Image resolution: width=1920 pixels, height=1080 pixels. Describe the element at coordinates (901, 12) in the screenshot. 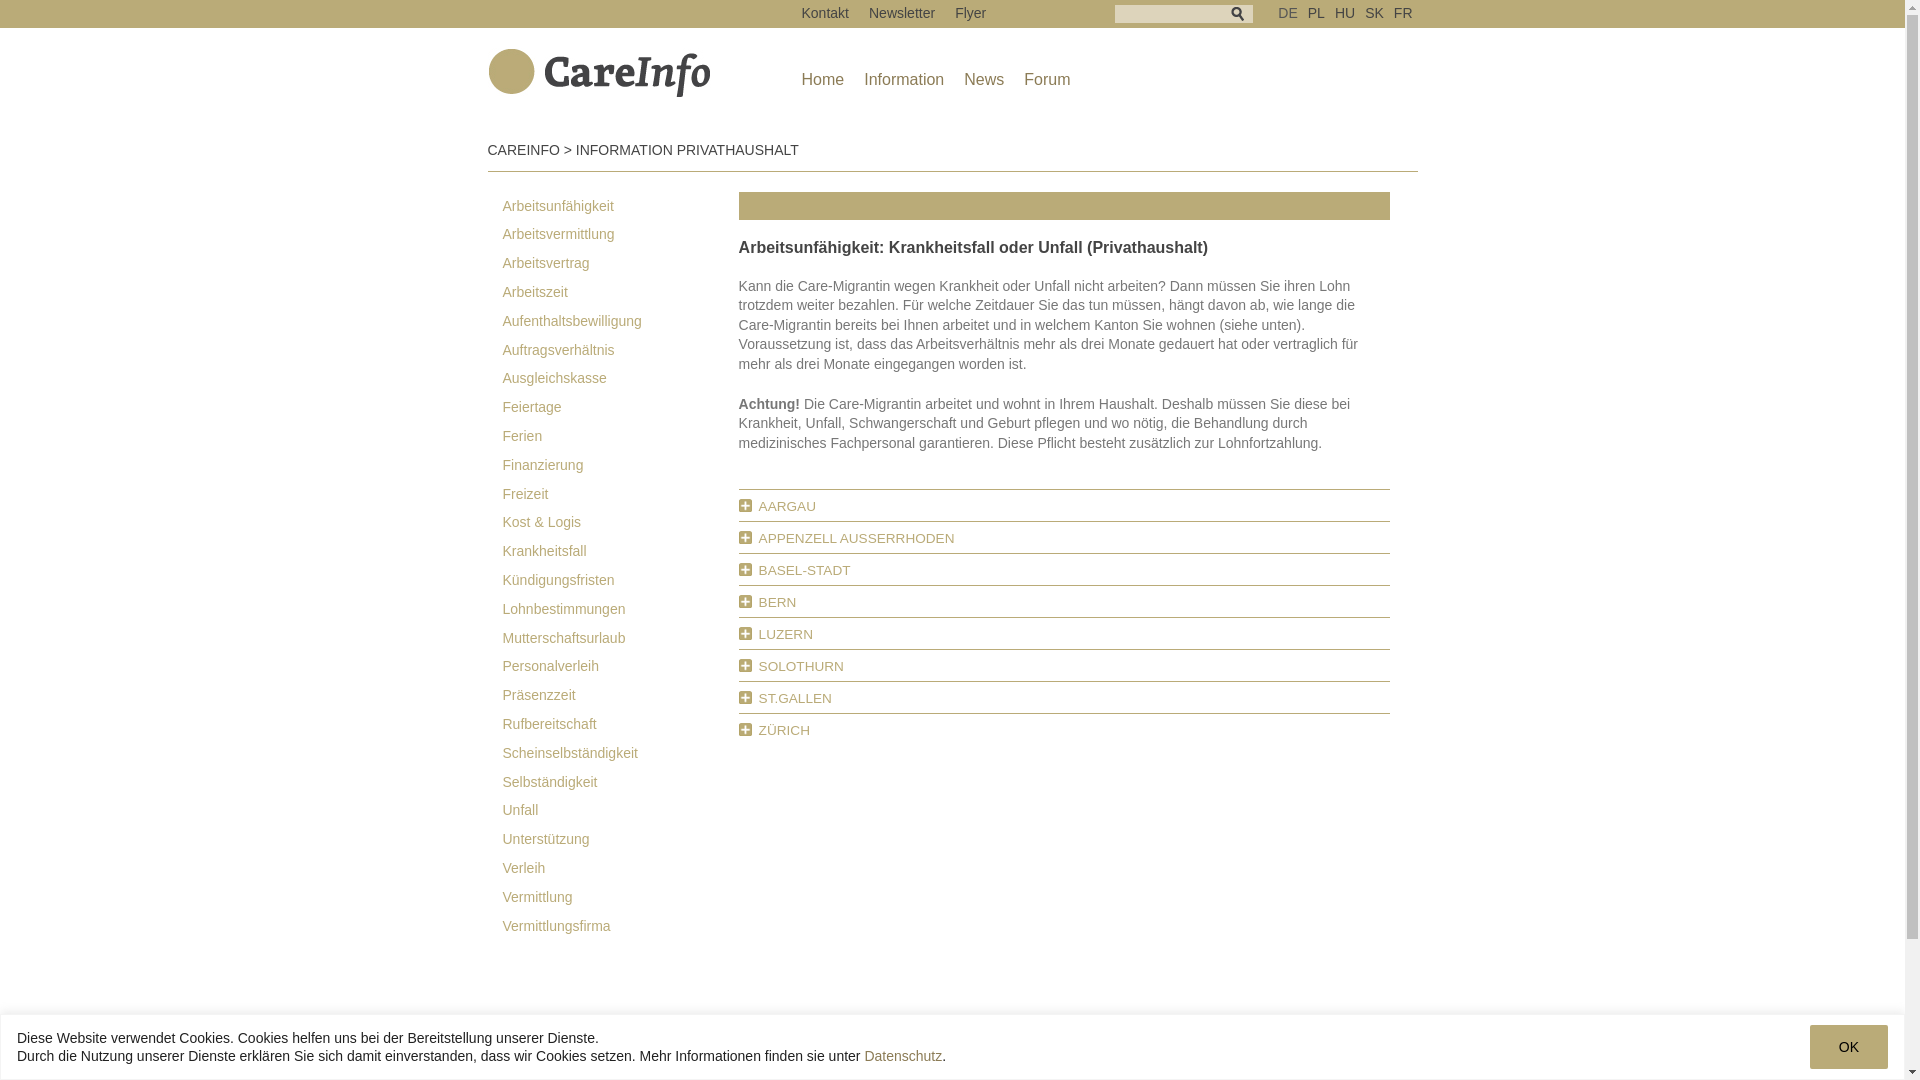

I see `'Newsletter'` at that location.